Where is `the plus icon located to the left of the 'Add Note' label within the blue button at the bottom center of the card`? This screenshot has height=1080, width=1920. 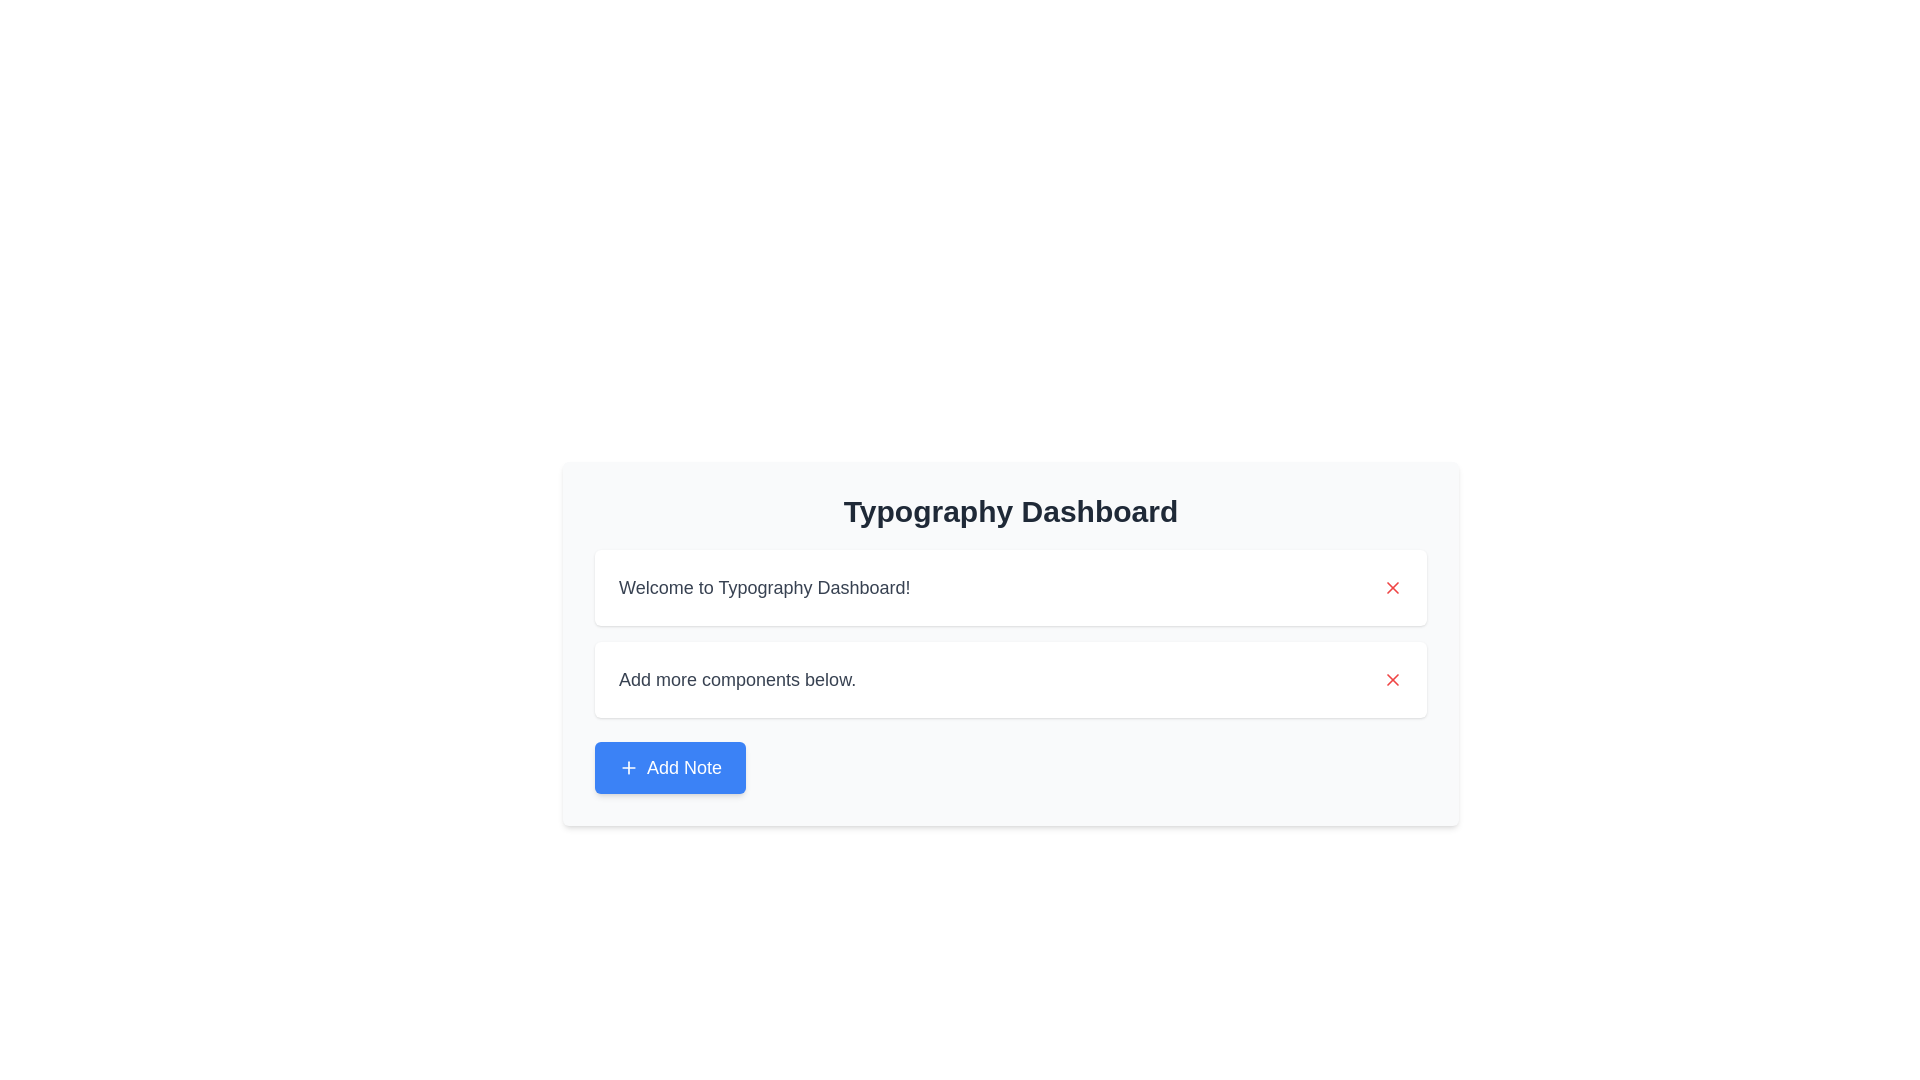 the plus icon located to the left of the 'Add Note' label within the blue button at the bottom center of the card is located at coordinates (627, 766).